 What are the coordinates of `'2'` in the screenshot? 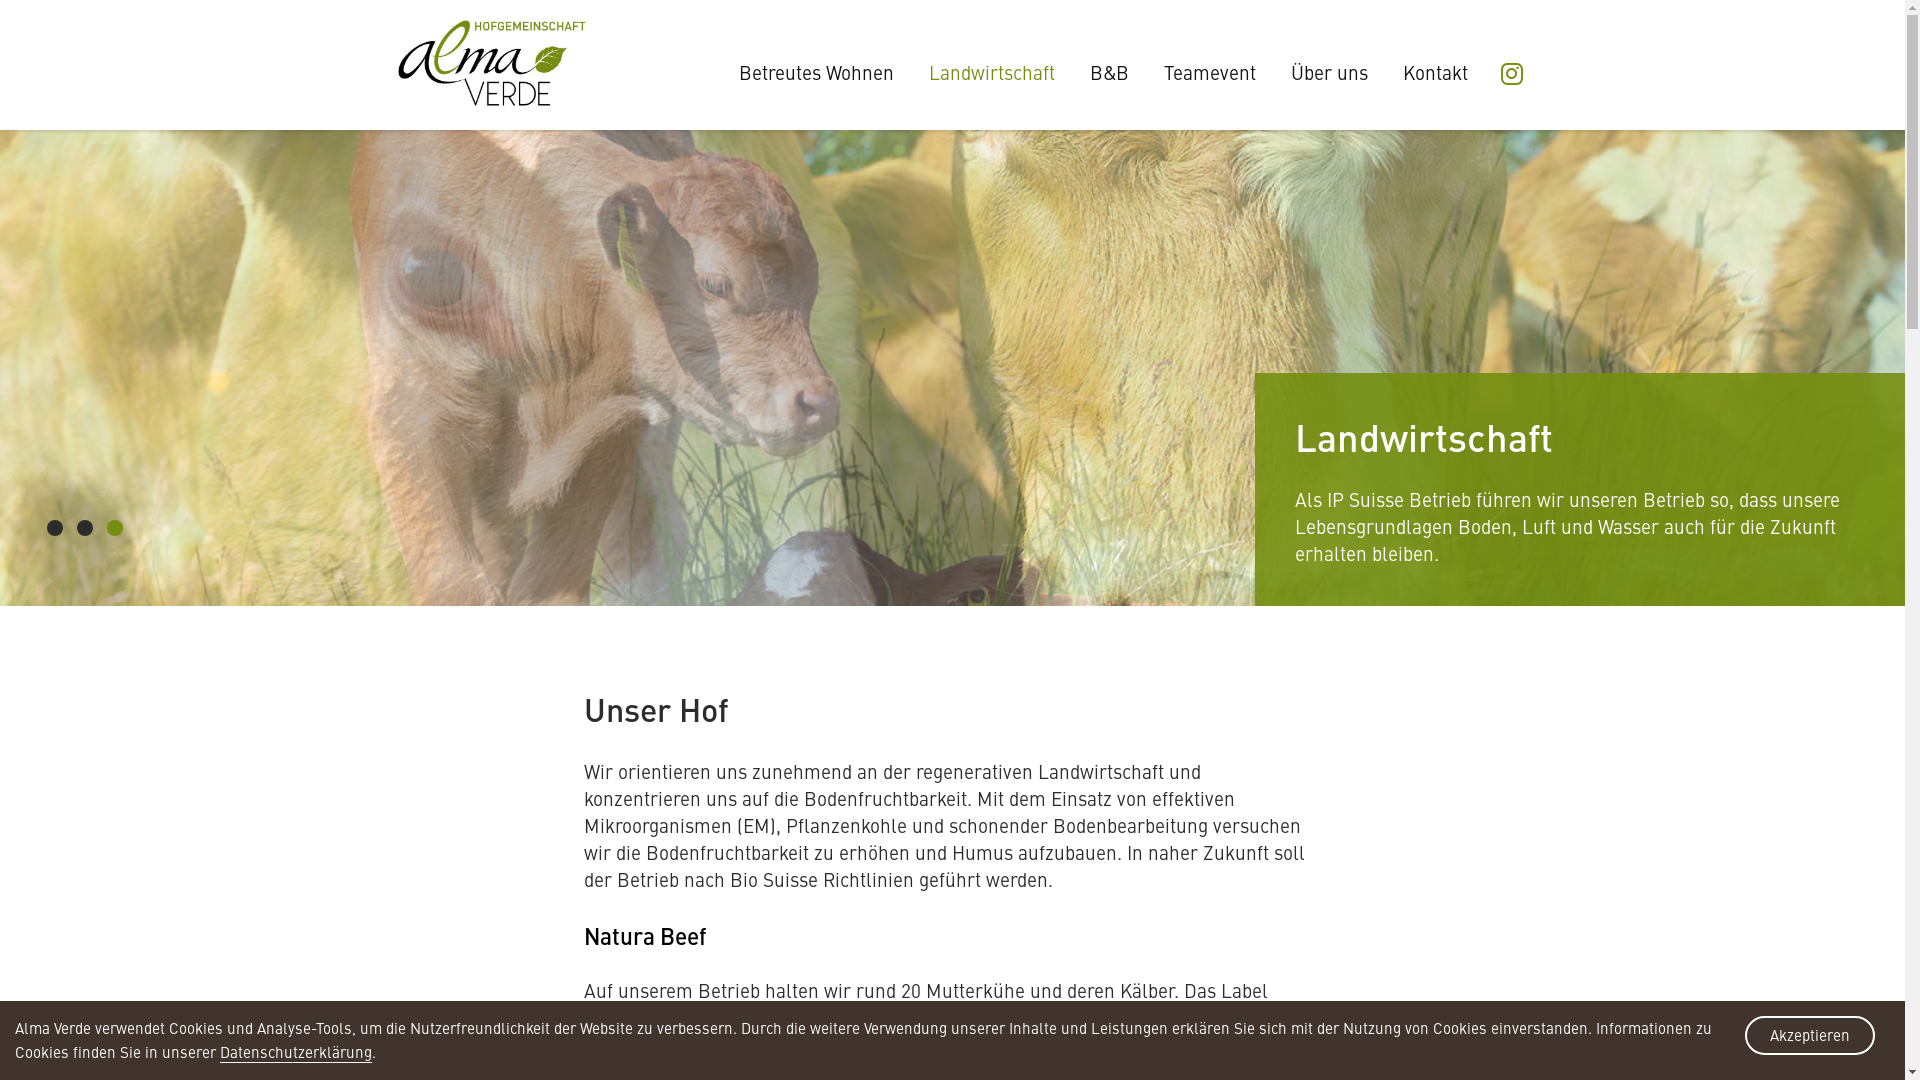 It's located at (84, 527).